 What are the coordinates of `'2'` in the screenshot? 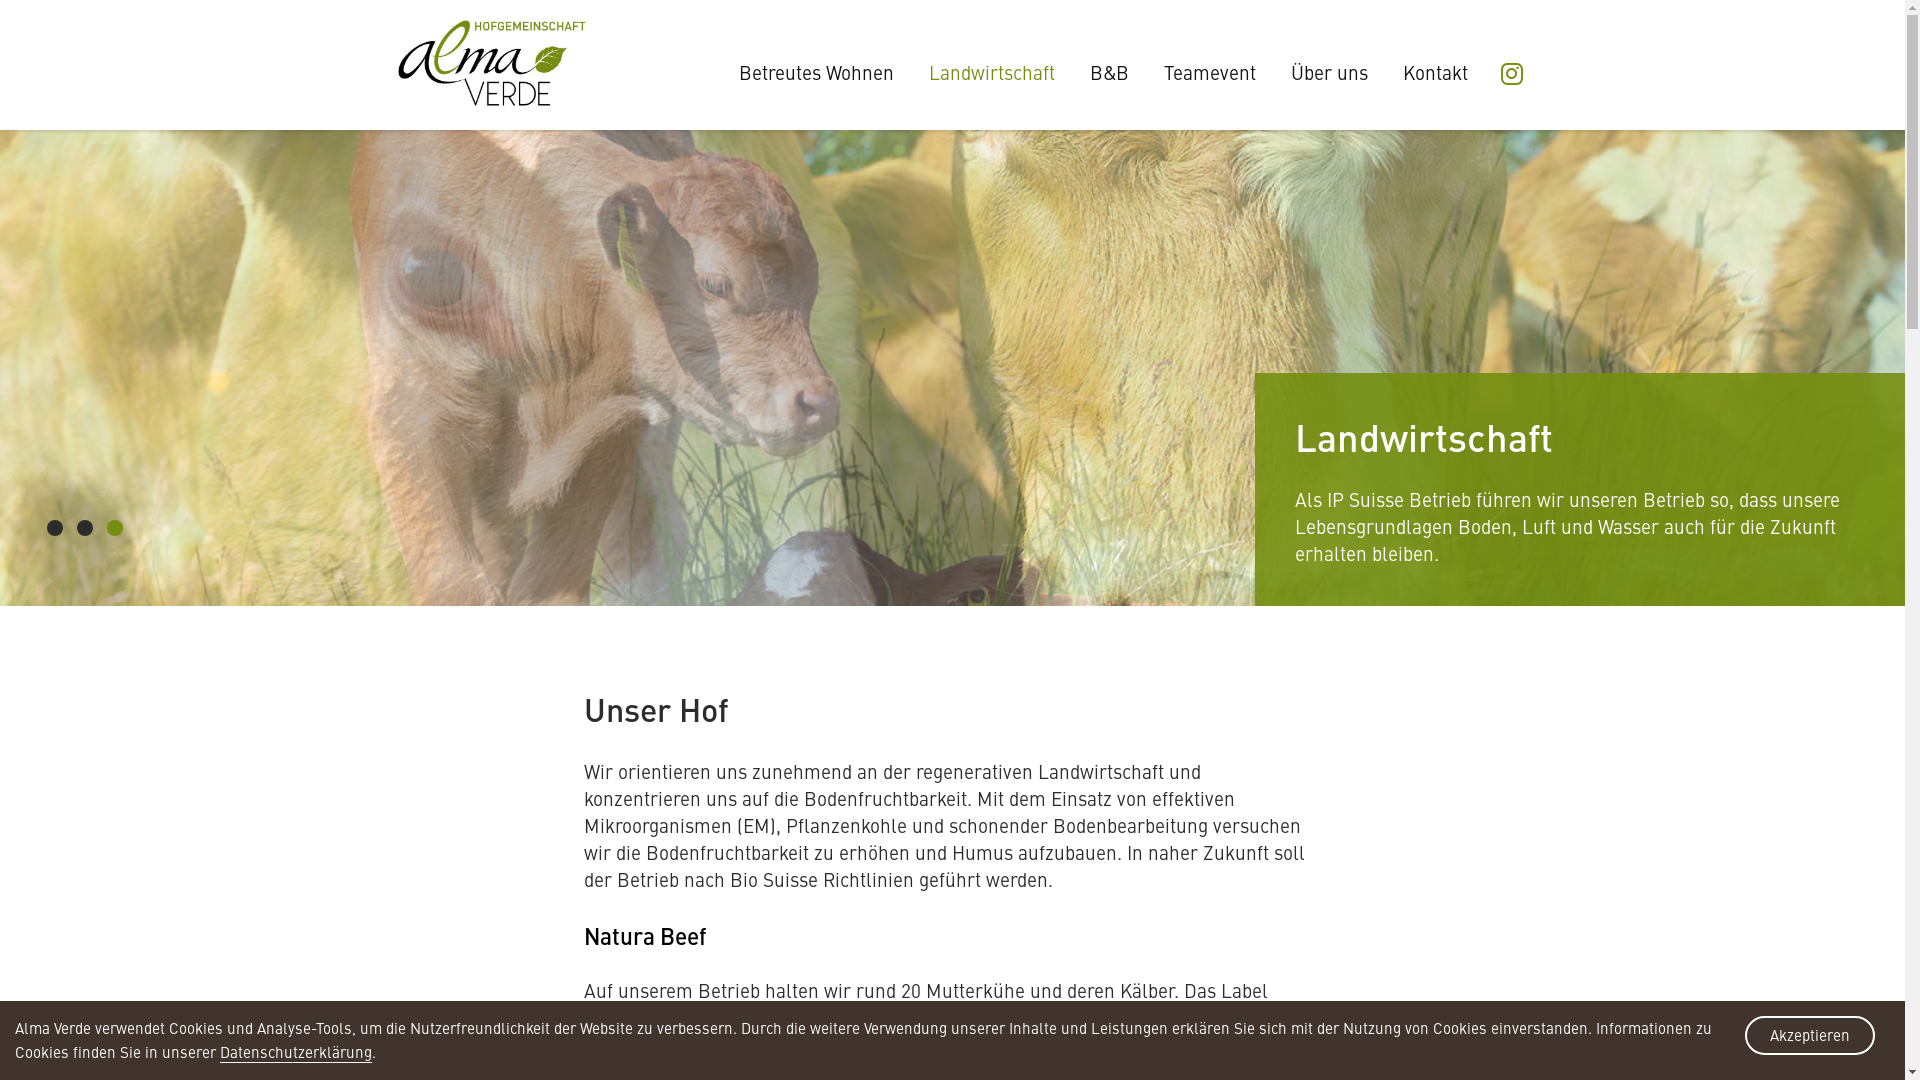 It's located at (84, 527).